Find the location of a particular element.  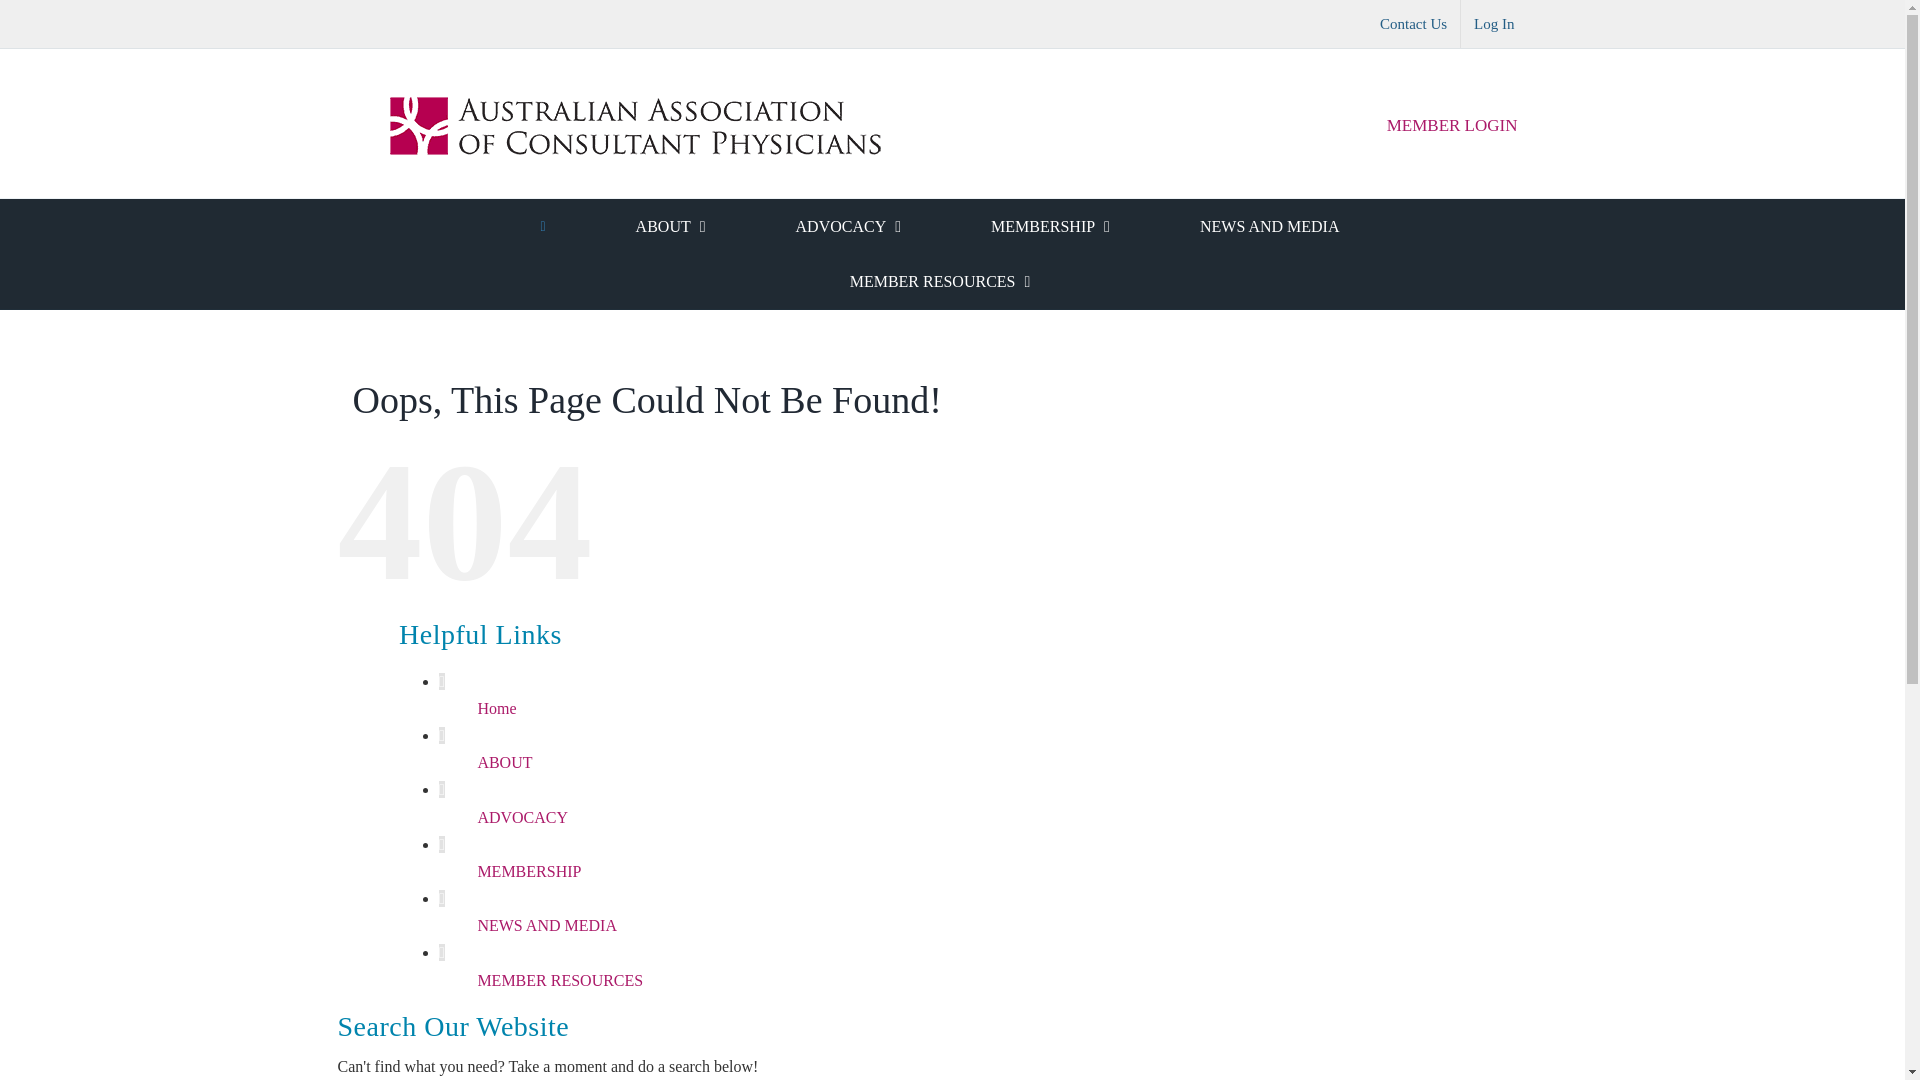

'ADVOCACY' is located at coordinates (522, 817).